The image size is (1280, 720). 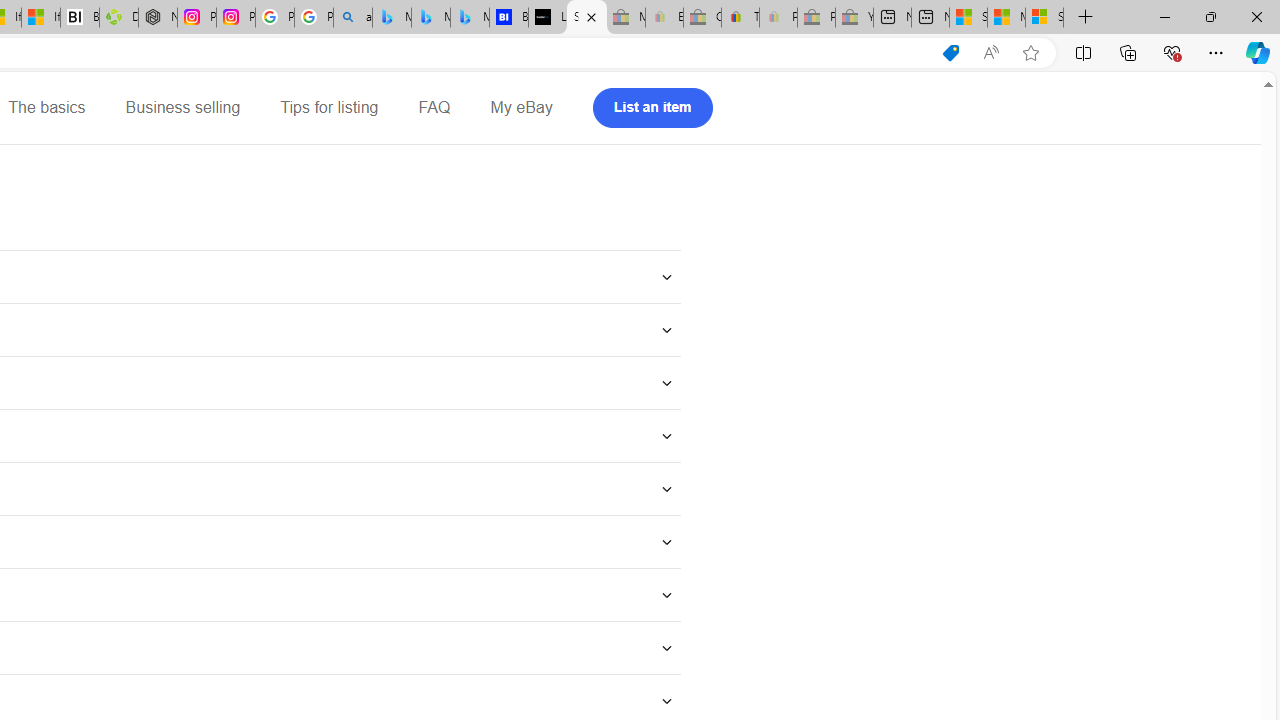 I want to click on 'This site has coupons! Shopping in Microsoft Edge', so click(x=950, y=52).